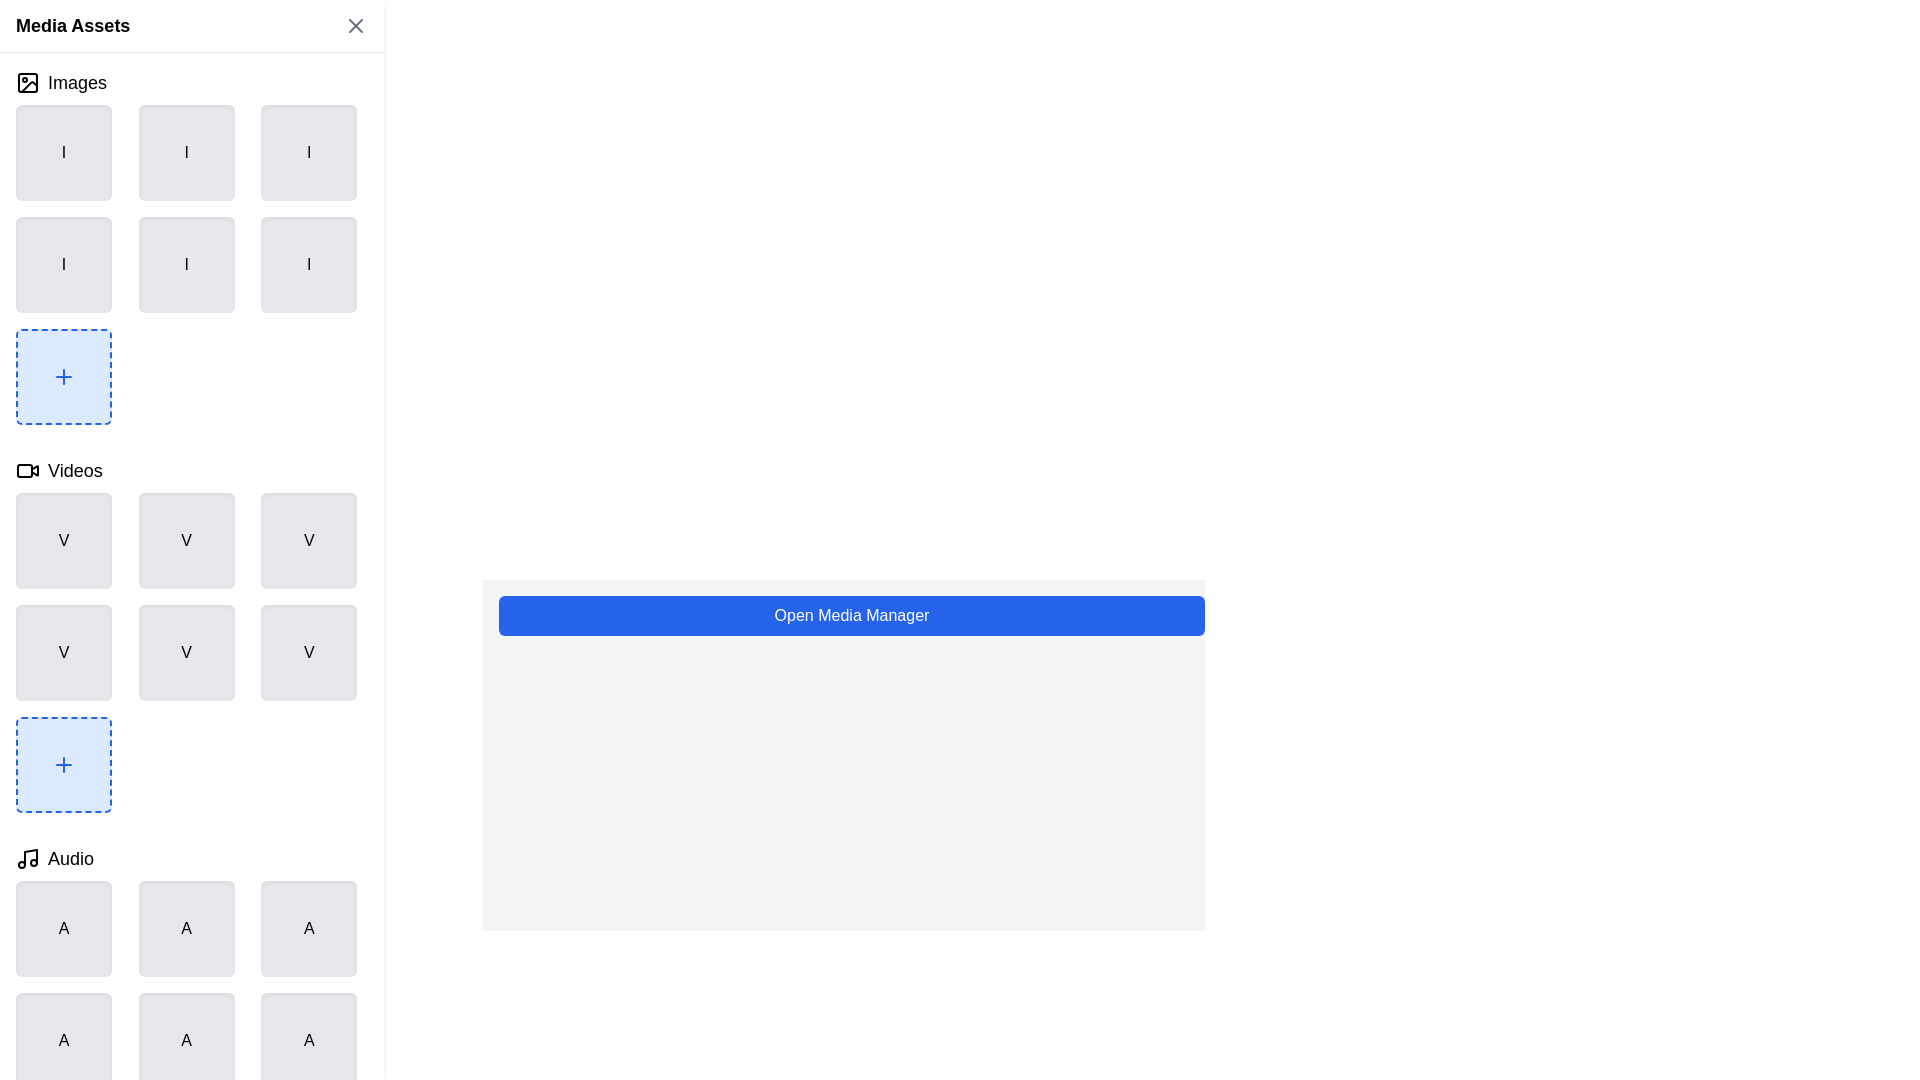 The width and height of the screenshot is (1920, 1080). I want to click on the vertical line of the music note icon located, so click(30, 856).